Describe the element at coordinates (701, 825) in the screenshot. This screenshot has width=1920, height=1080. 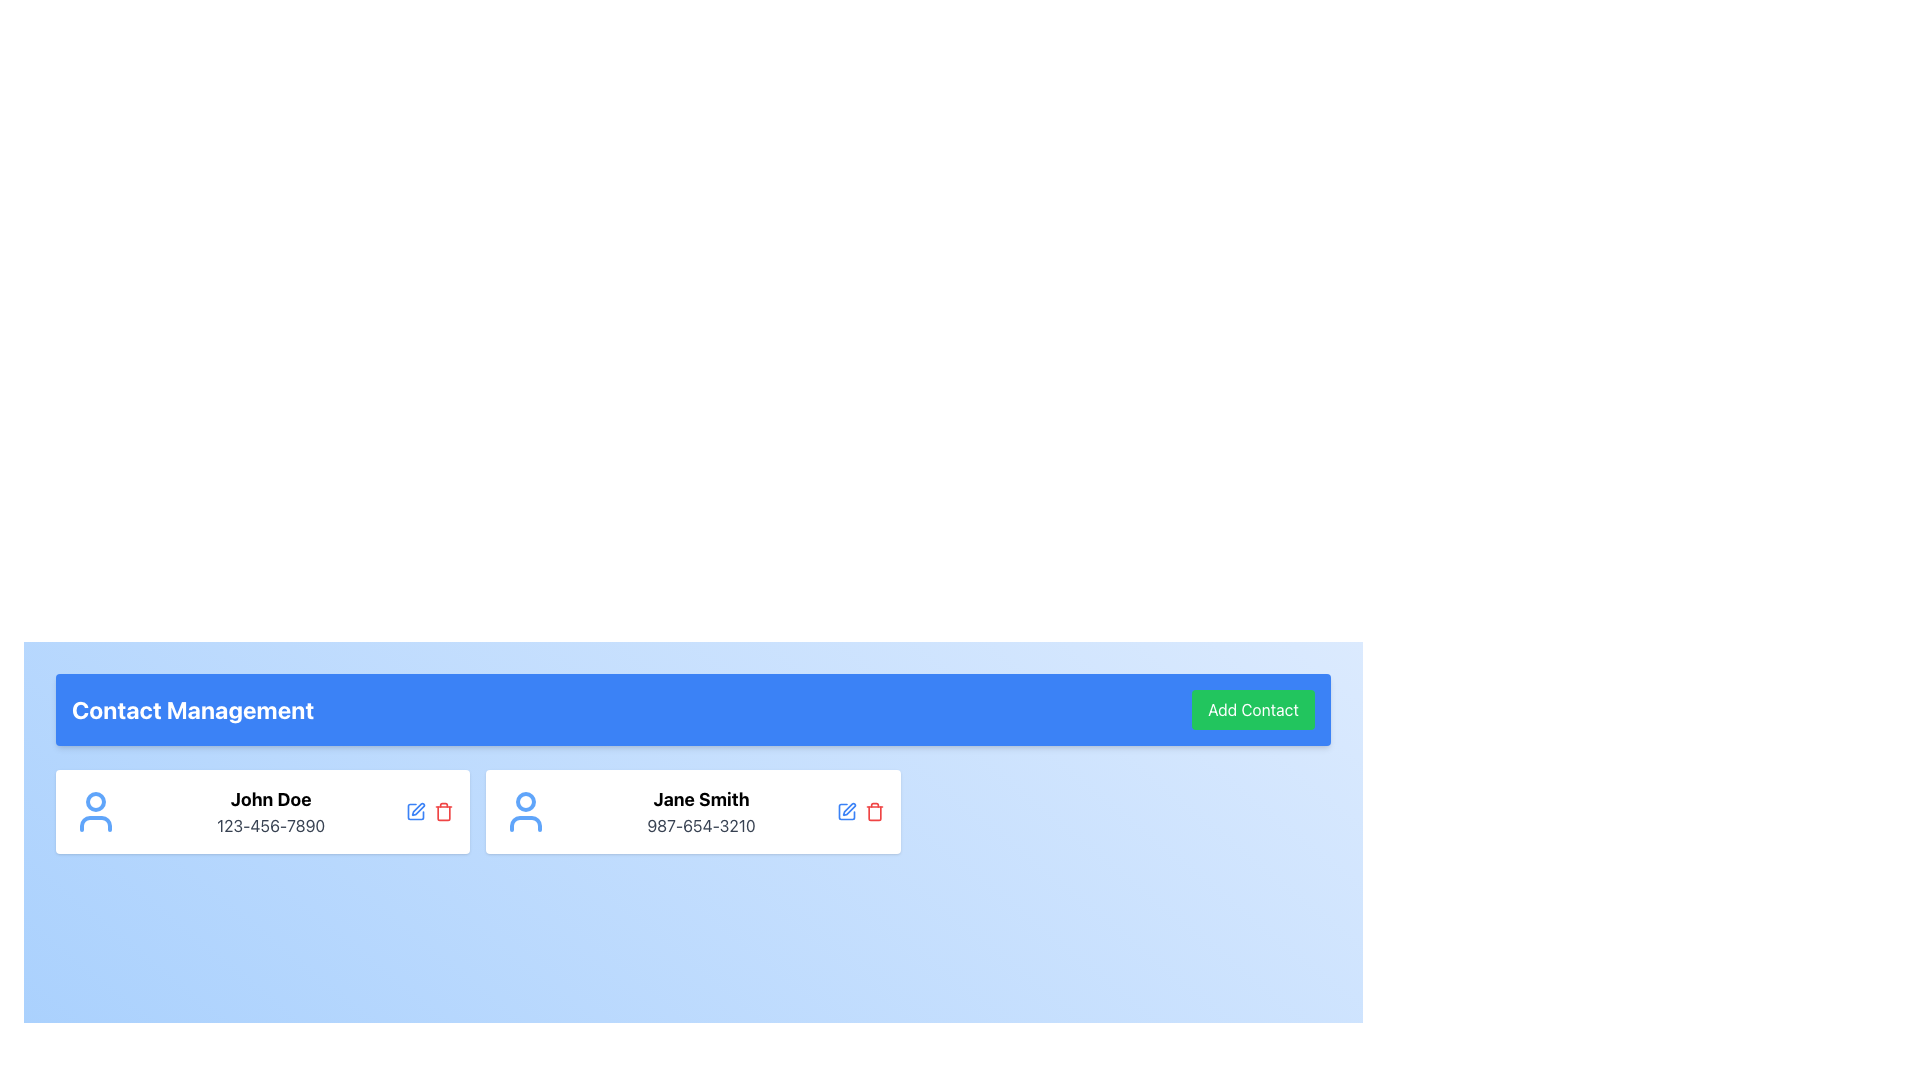
I see `phone number displayed in the Text Display element located beneath 'Jane Smith' in the second contact card` at that location.